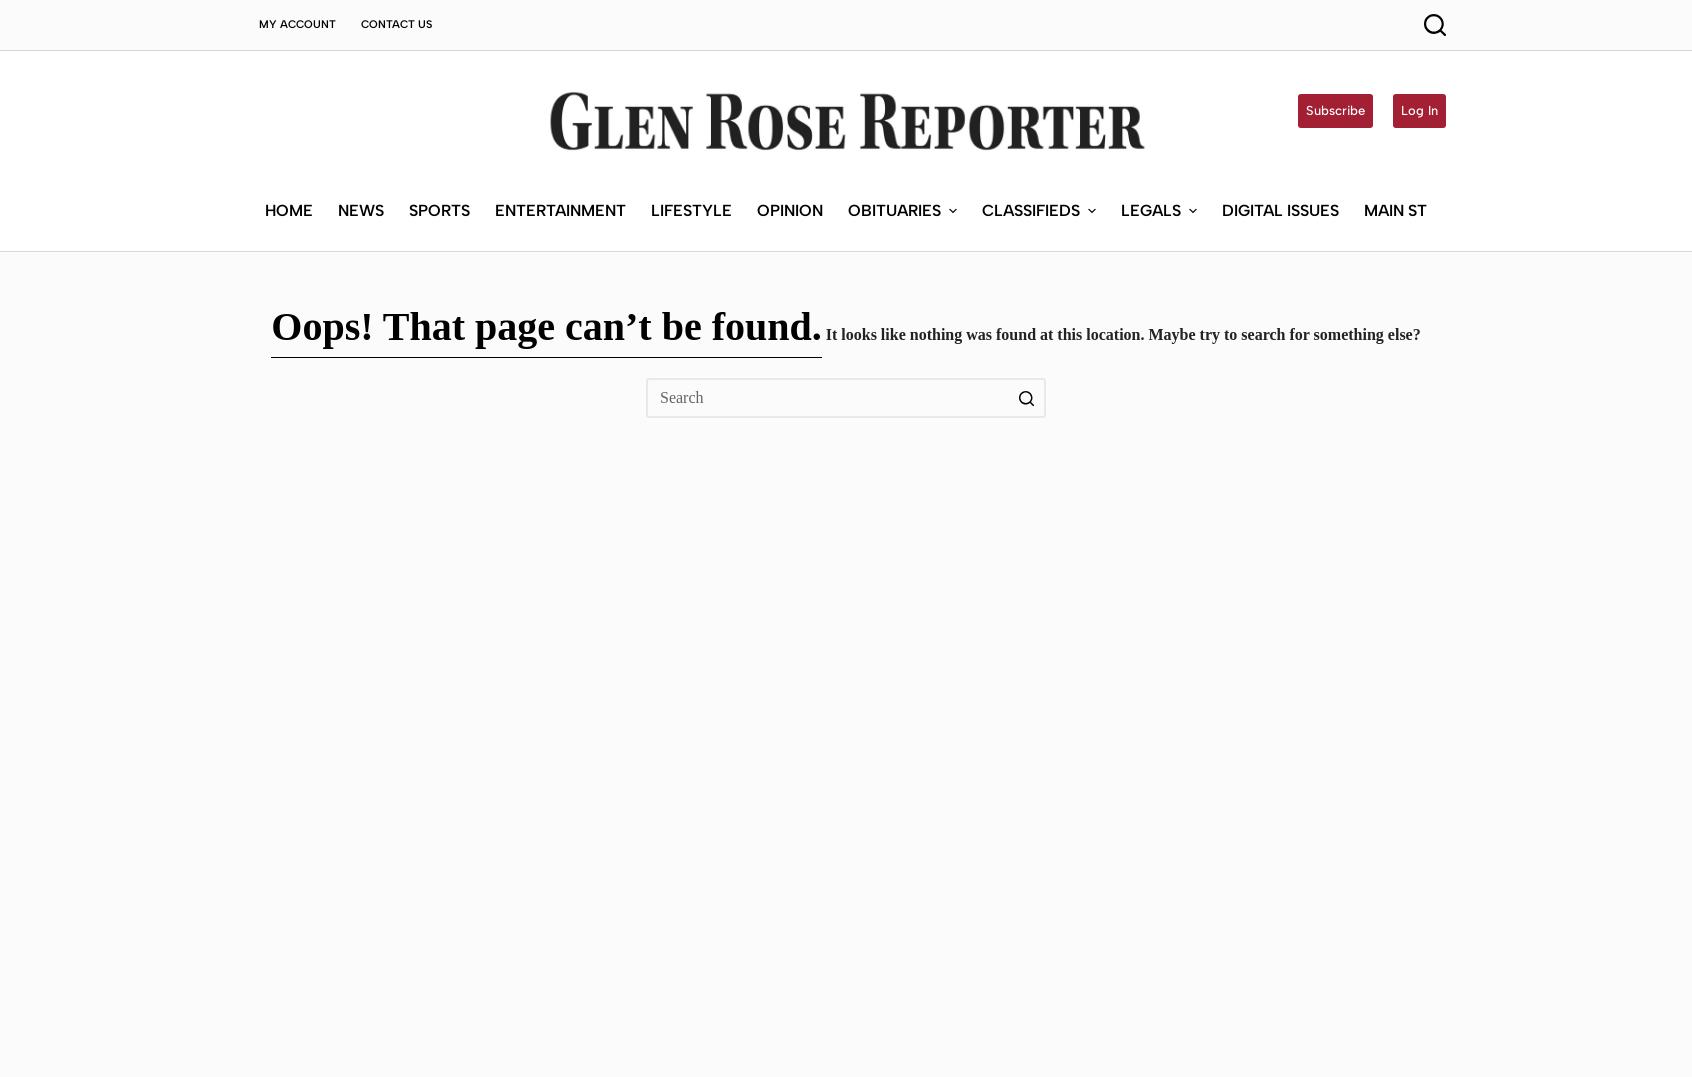 The height and width of the screenshot is (1077, 1692). Describe the element at coordinates (914, 140) in the screenshot. I see `'Submit an Obituary'` at that location.